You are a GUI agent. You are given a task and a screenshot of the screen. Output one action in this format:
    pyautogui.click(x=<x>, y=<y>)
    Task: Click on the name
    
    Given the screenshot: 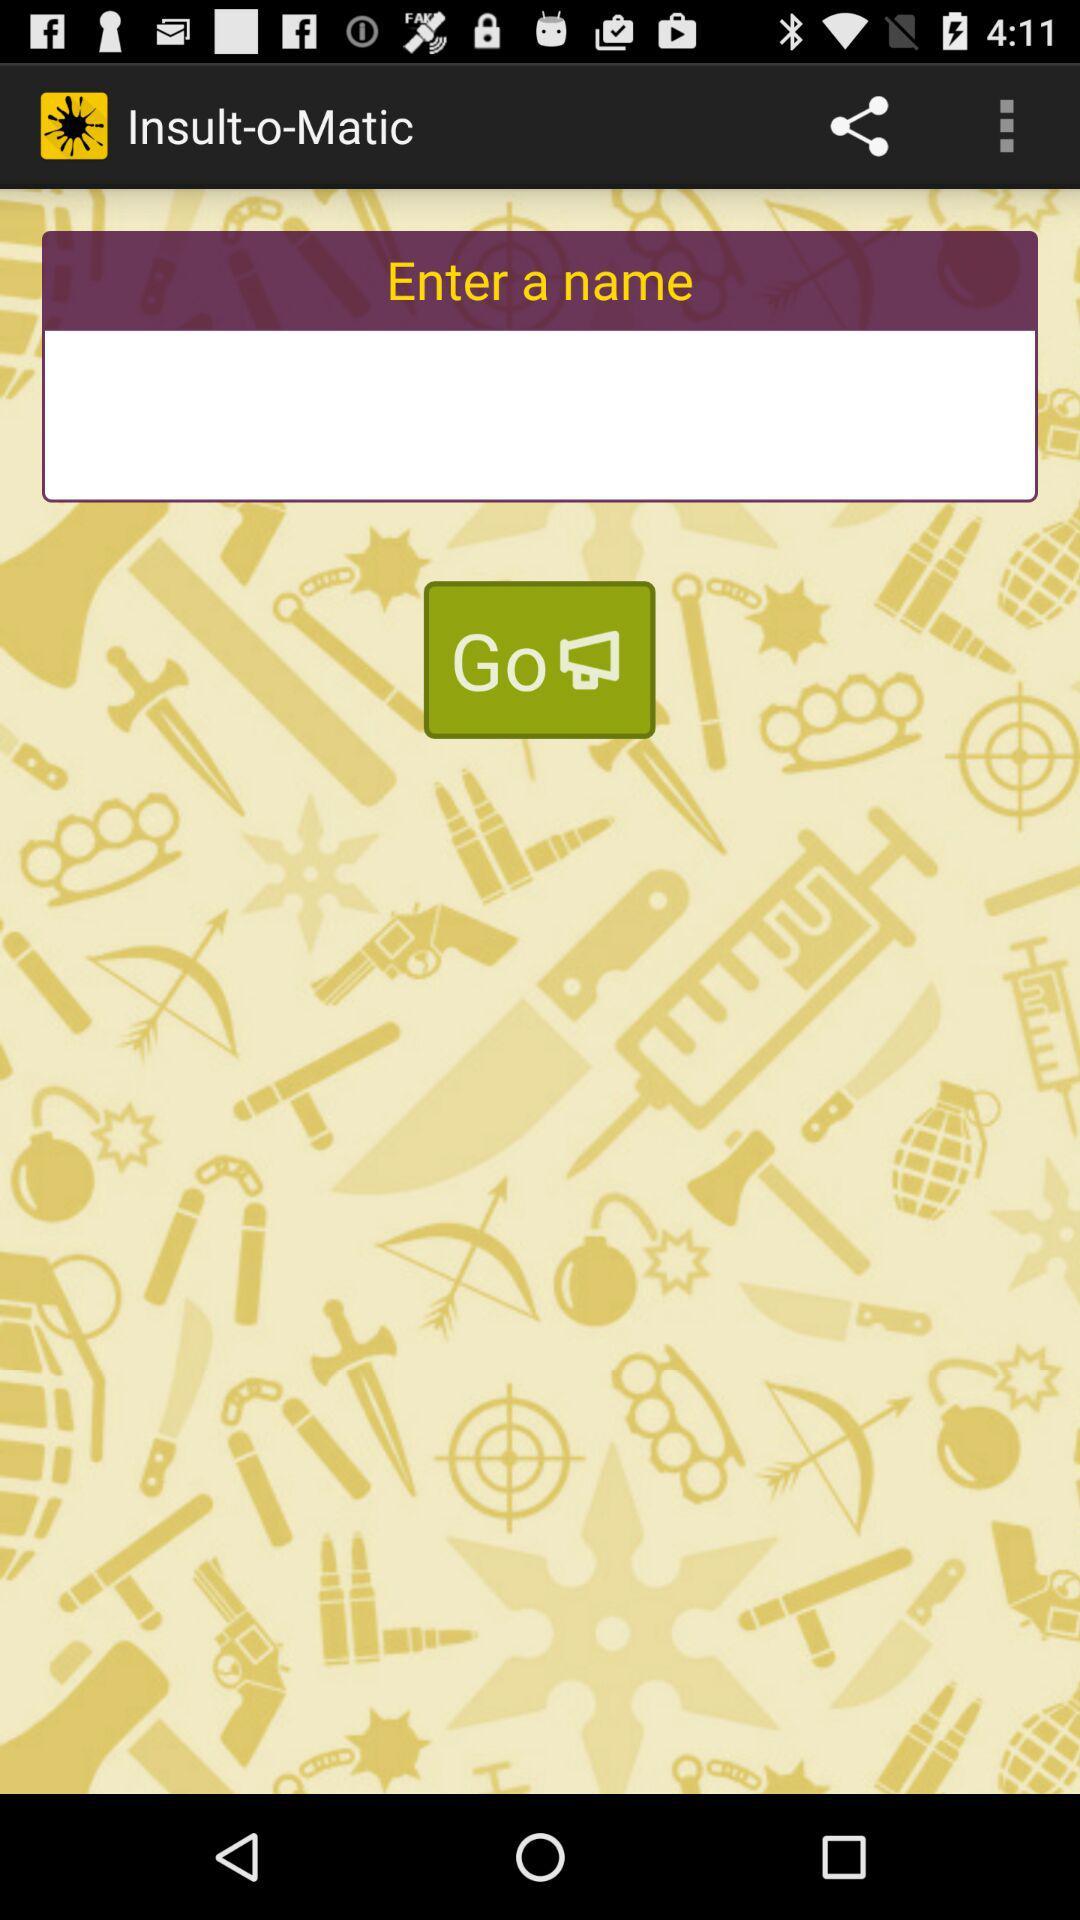 What is the action you would take?
    pyautogui.click(x=540, y=414)
    